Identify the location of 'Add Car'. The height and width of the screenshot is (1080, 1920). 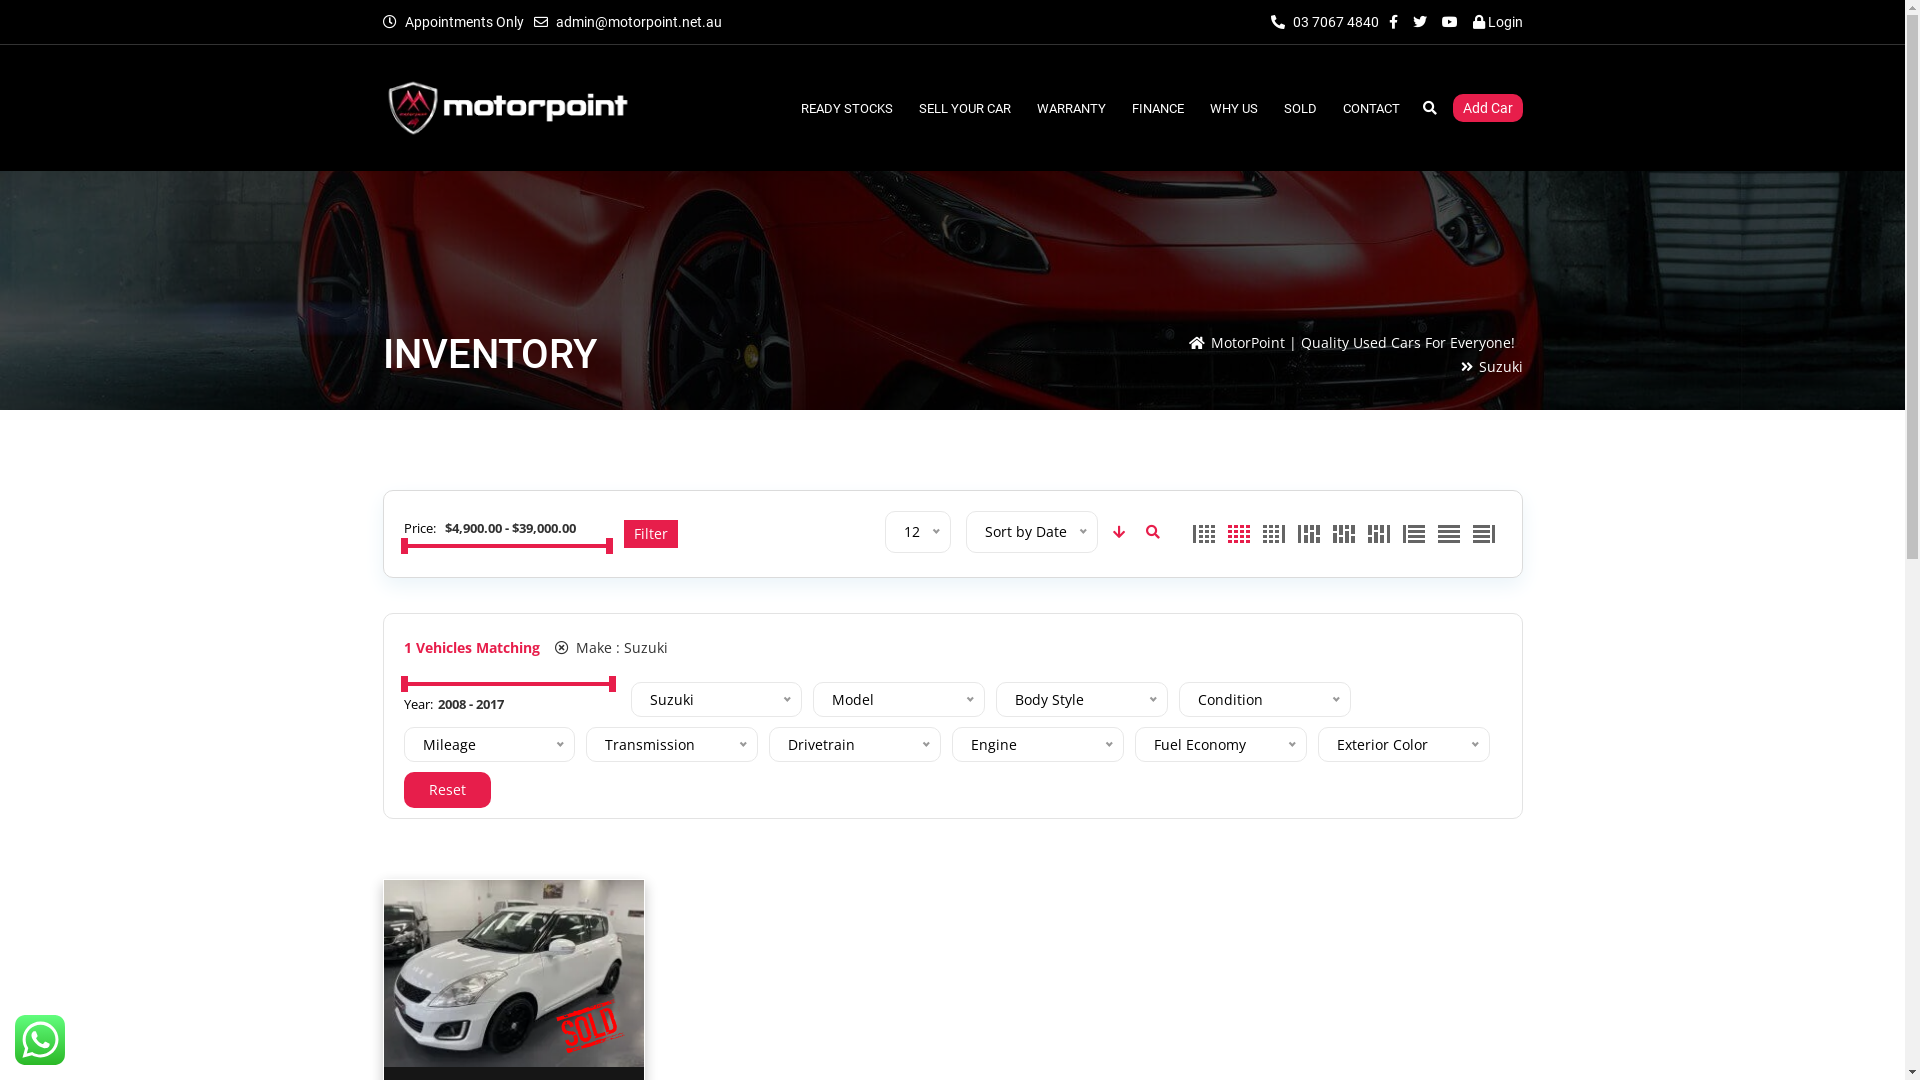
(1487, 108).